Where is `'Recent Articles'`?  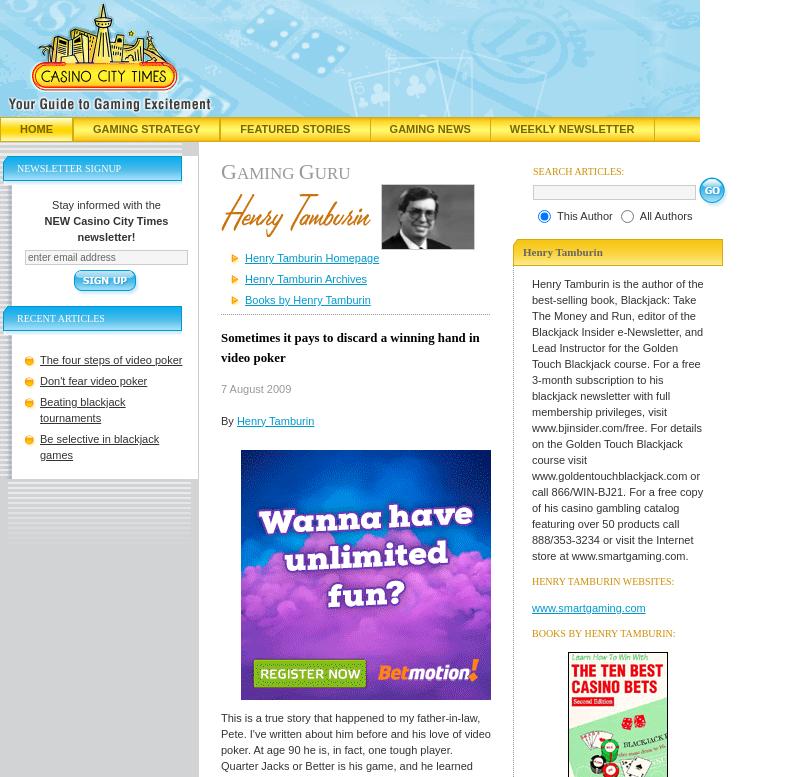
'Recent Articles' is located at coordinates (17, 317).